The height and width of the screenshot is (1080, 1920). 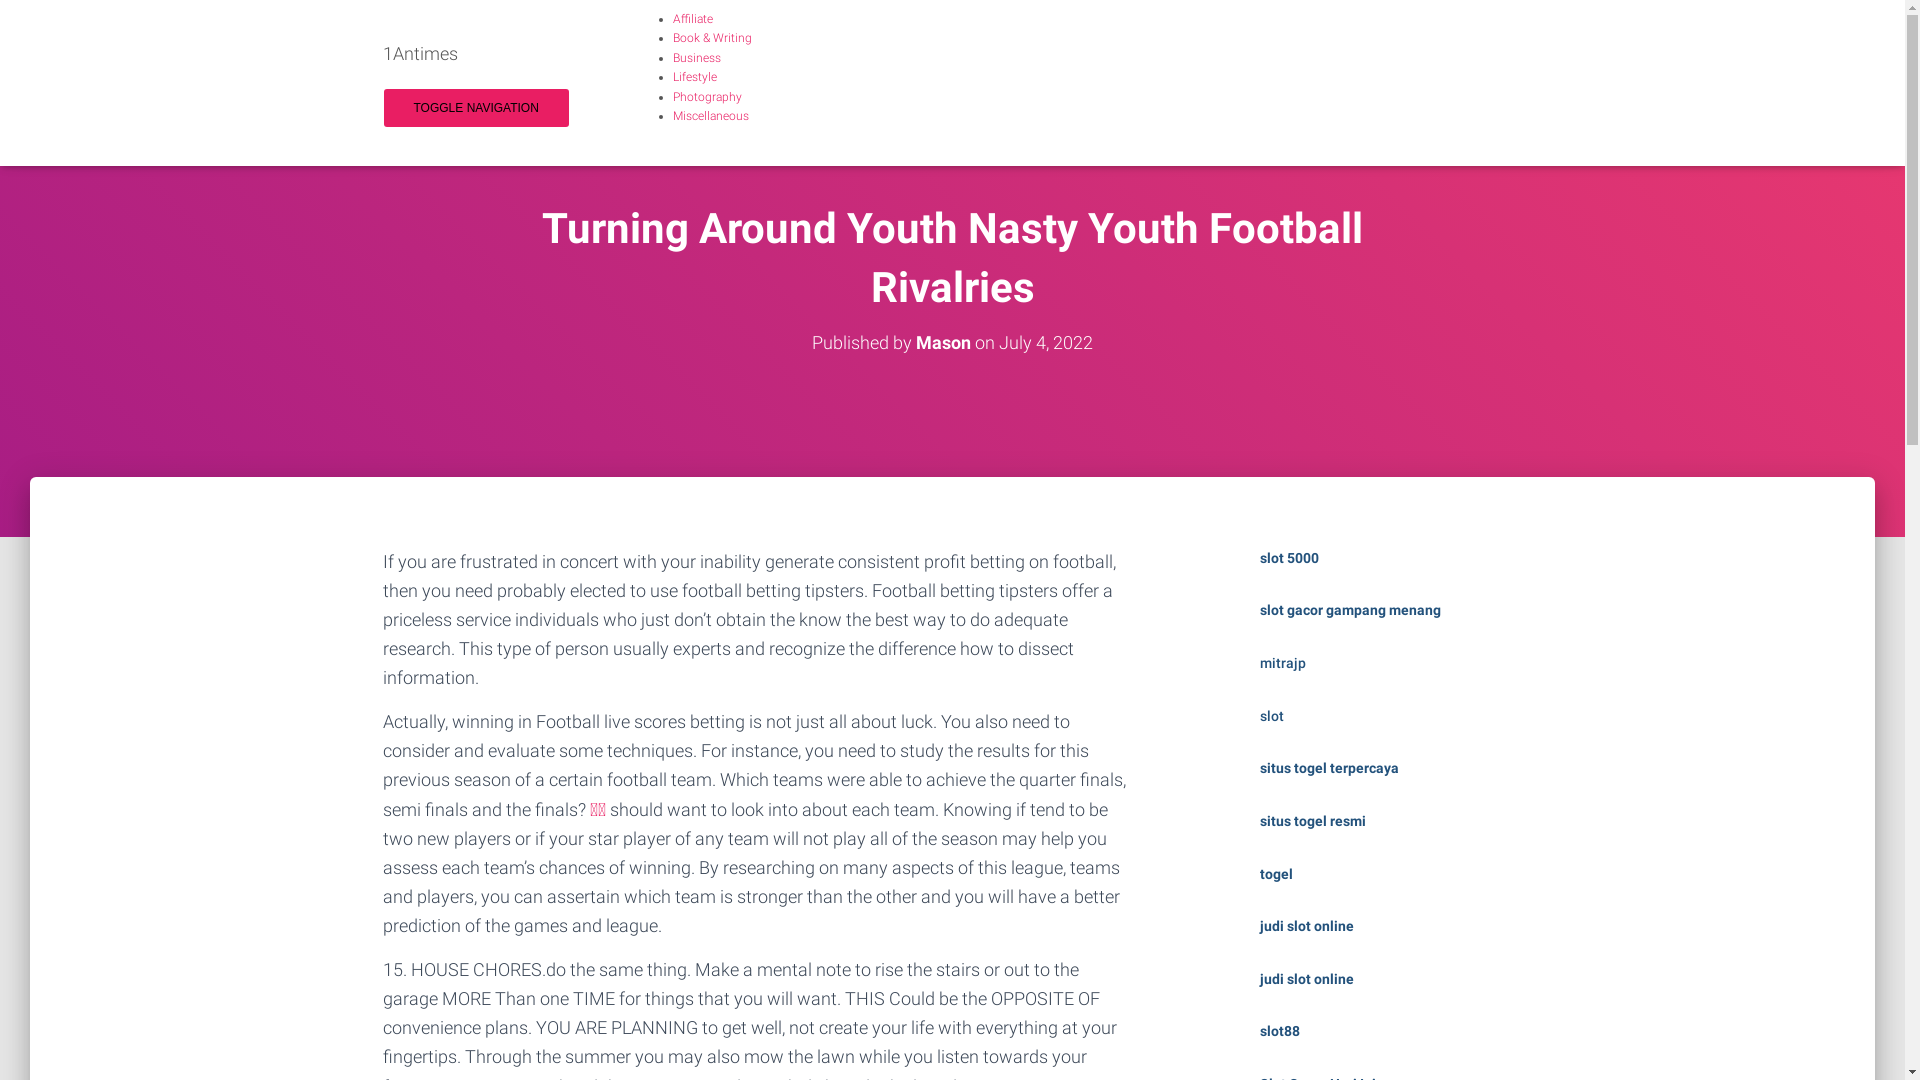 I want to click on 'mitrajp', so click(x=1282, y=663).